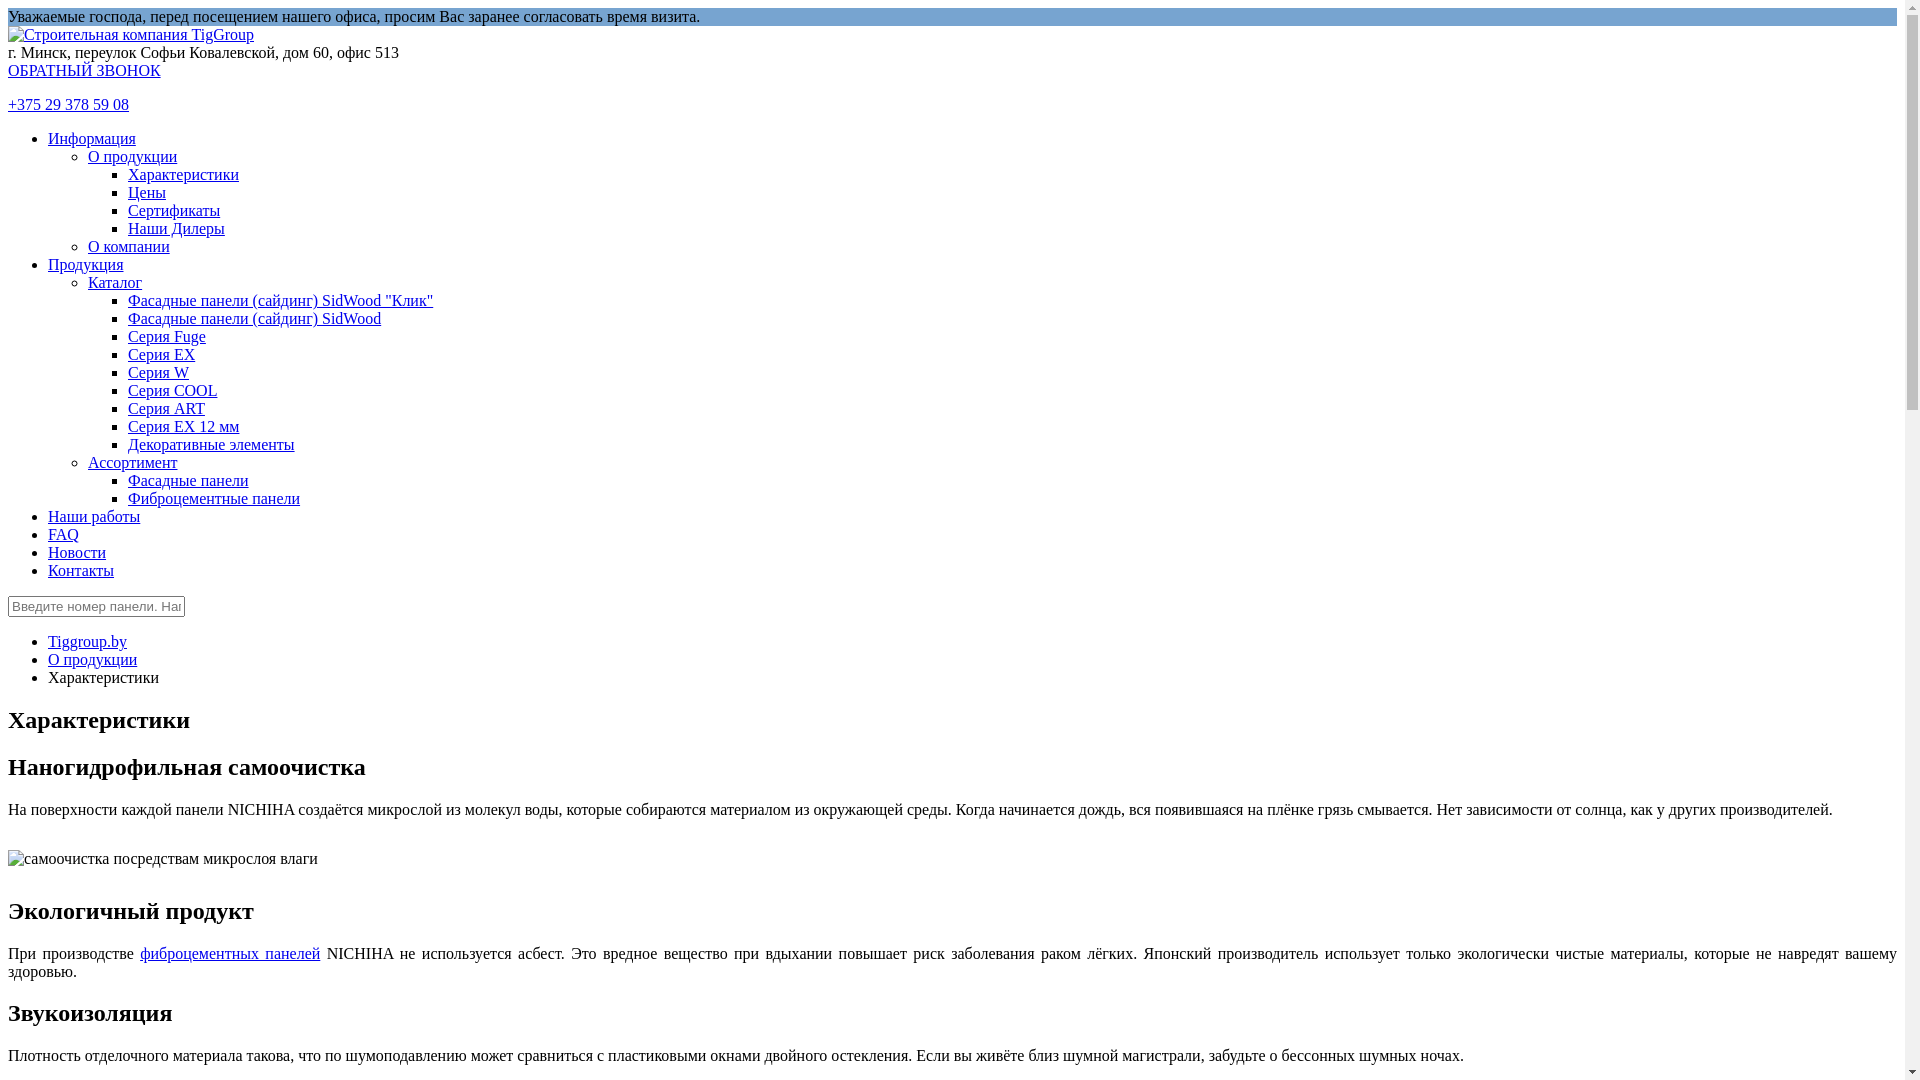  What do you see at coordinates (86, 641) in the screenshot?
I see `'Tiggroup.by'` at bounding box center [86, 641].